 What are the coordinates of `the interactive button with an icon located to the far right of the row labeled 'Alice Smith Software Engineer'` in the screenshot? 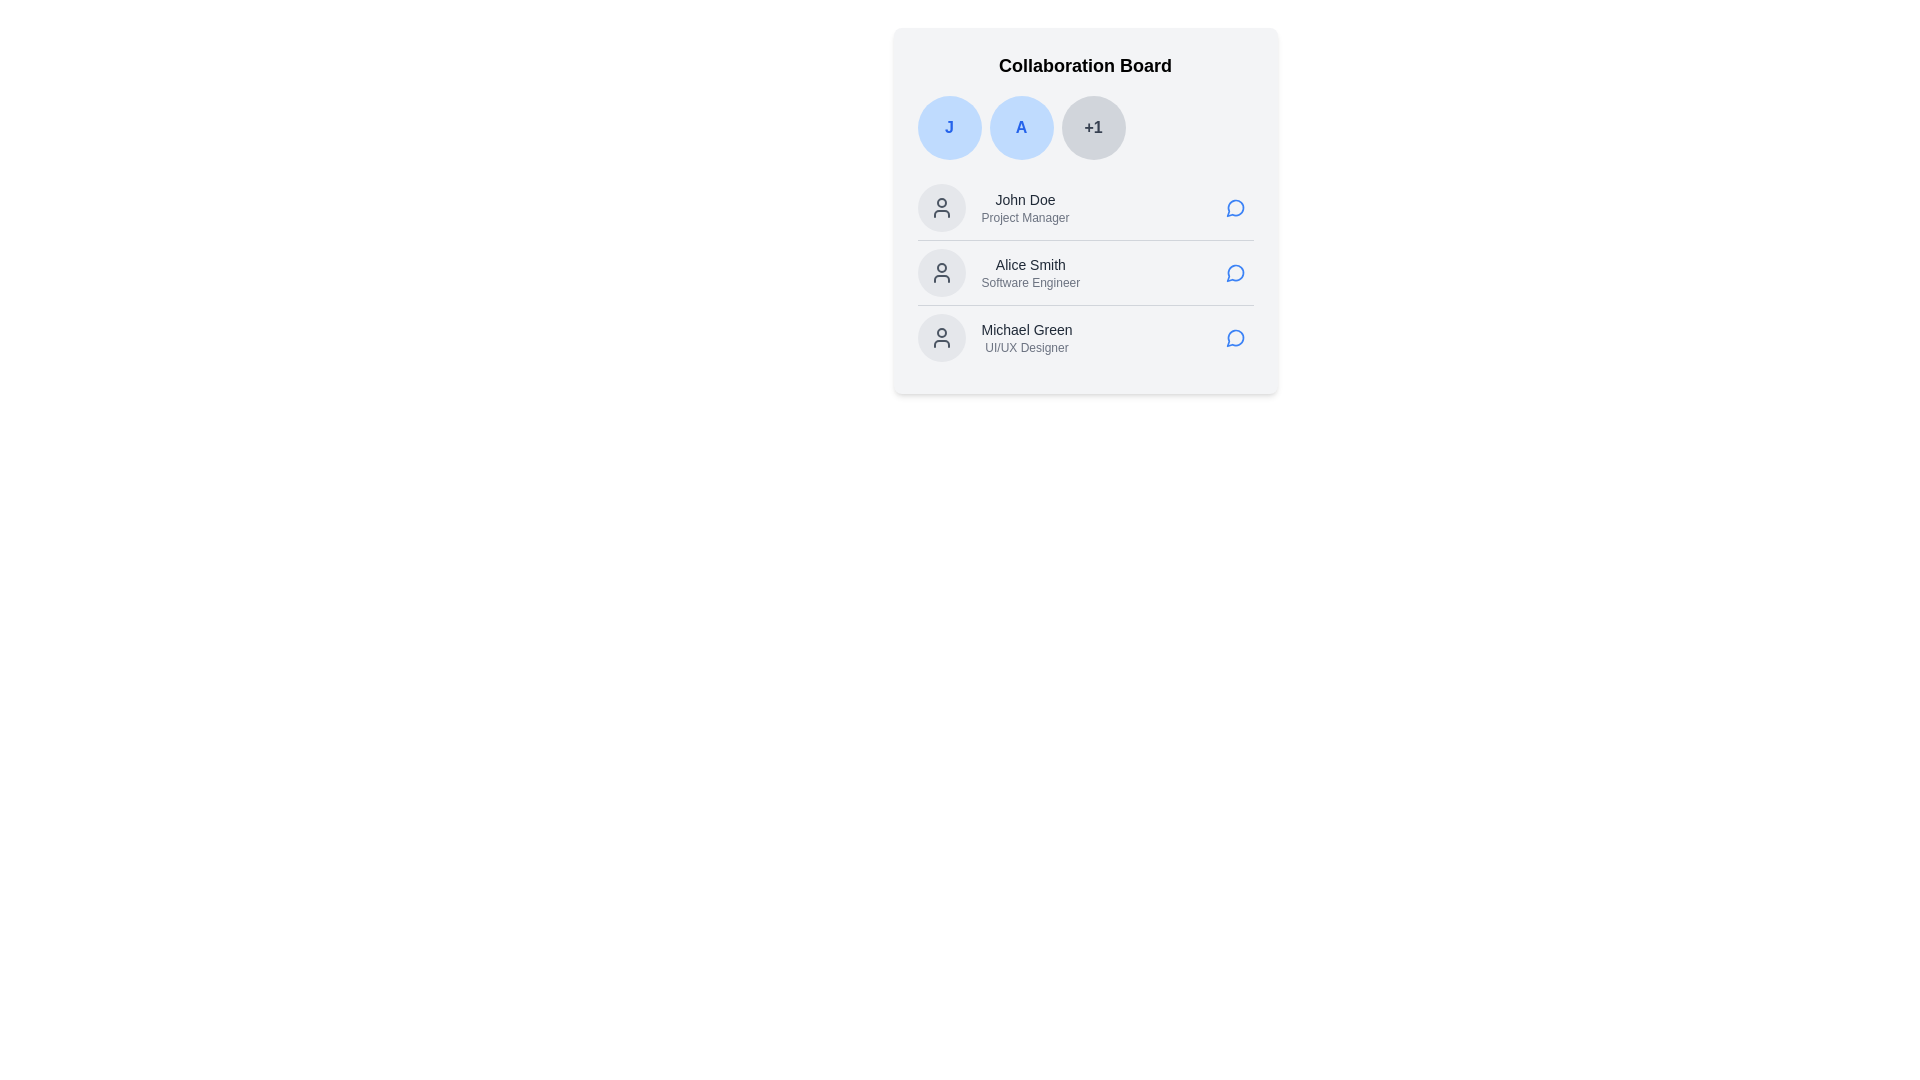 It's located at (1234, 273).